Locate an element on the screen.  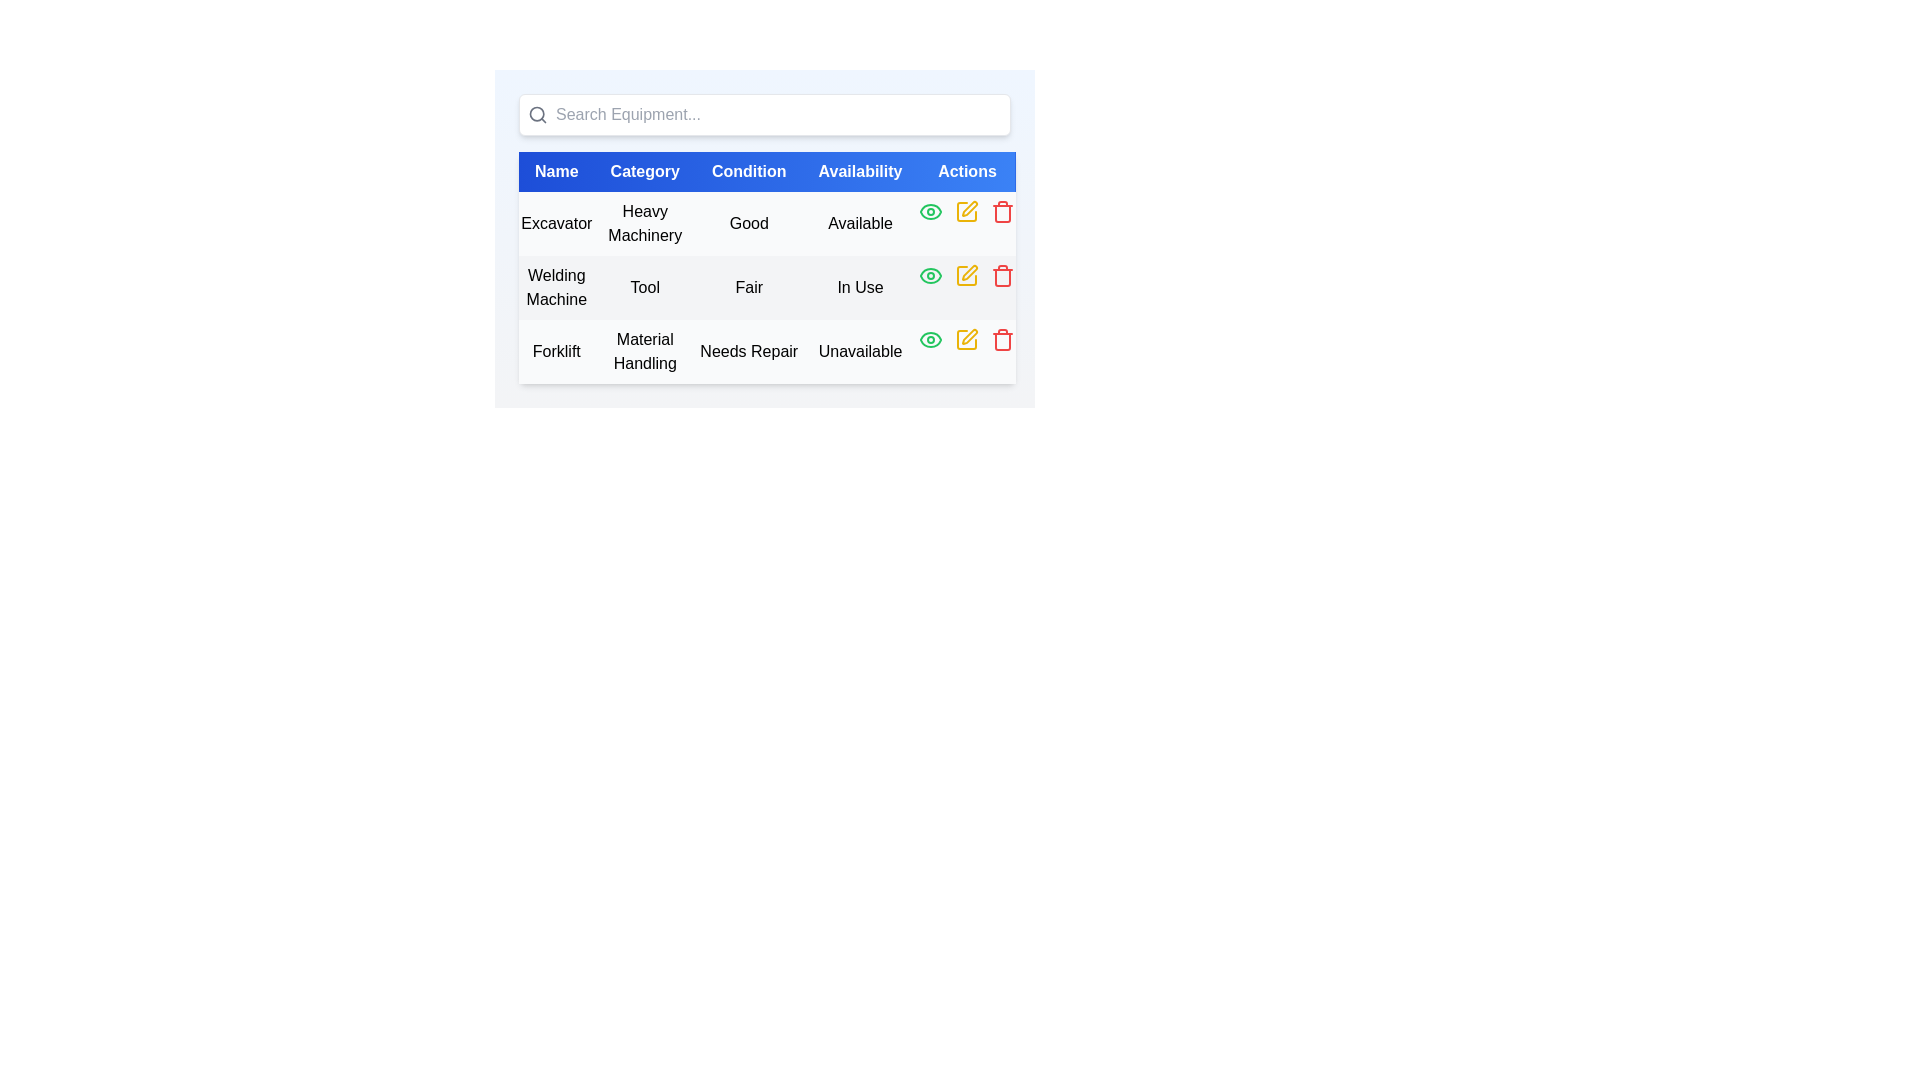
the yellow pen icon located at the top-right section of the Actions column is located at coordinates (970, 208).